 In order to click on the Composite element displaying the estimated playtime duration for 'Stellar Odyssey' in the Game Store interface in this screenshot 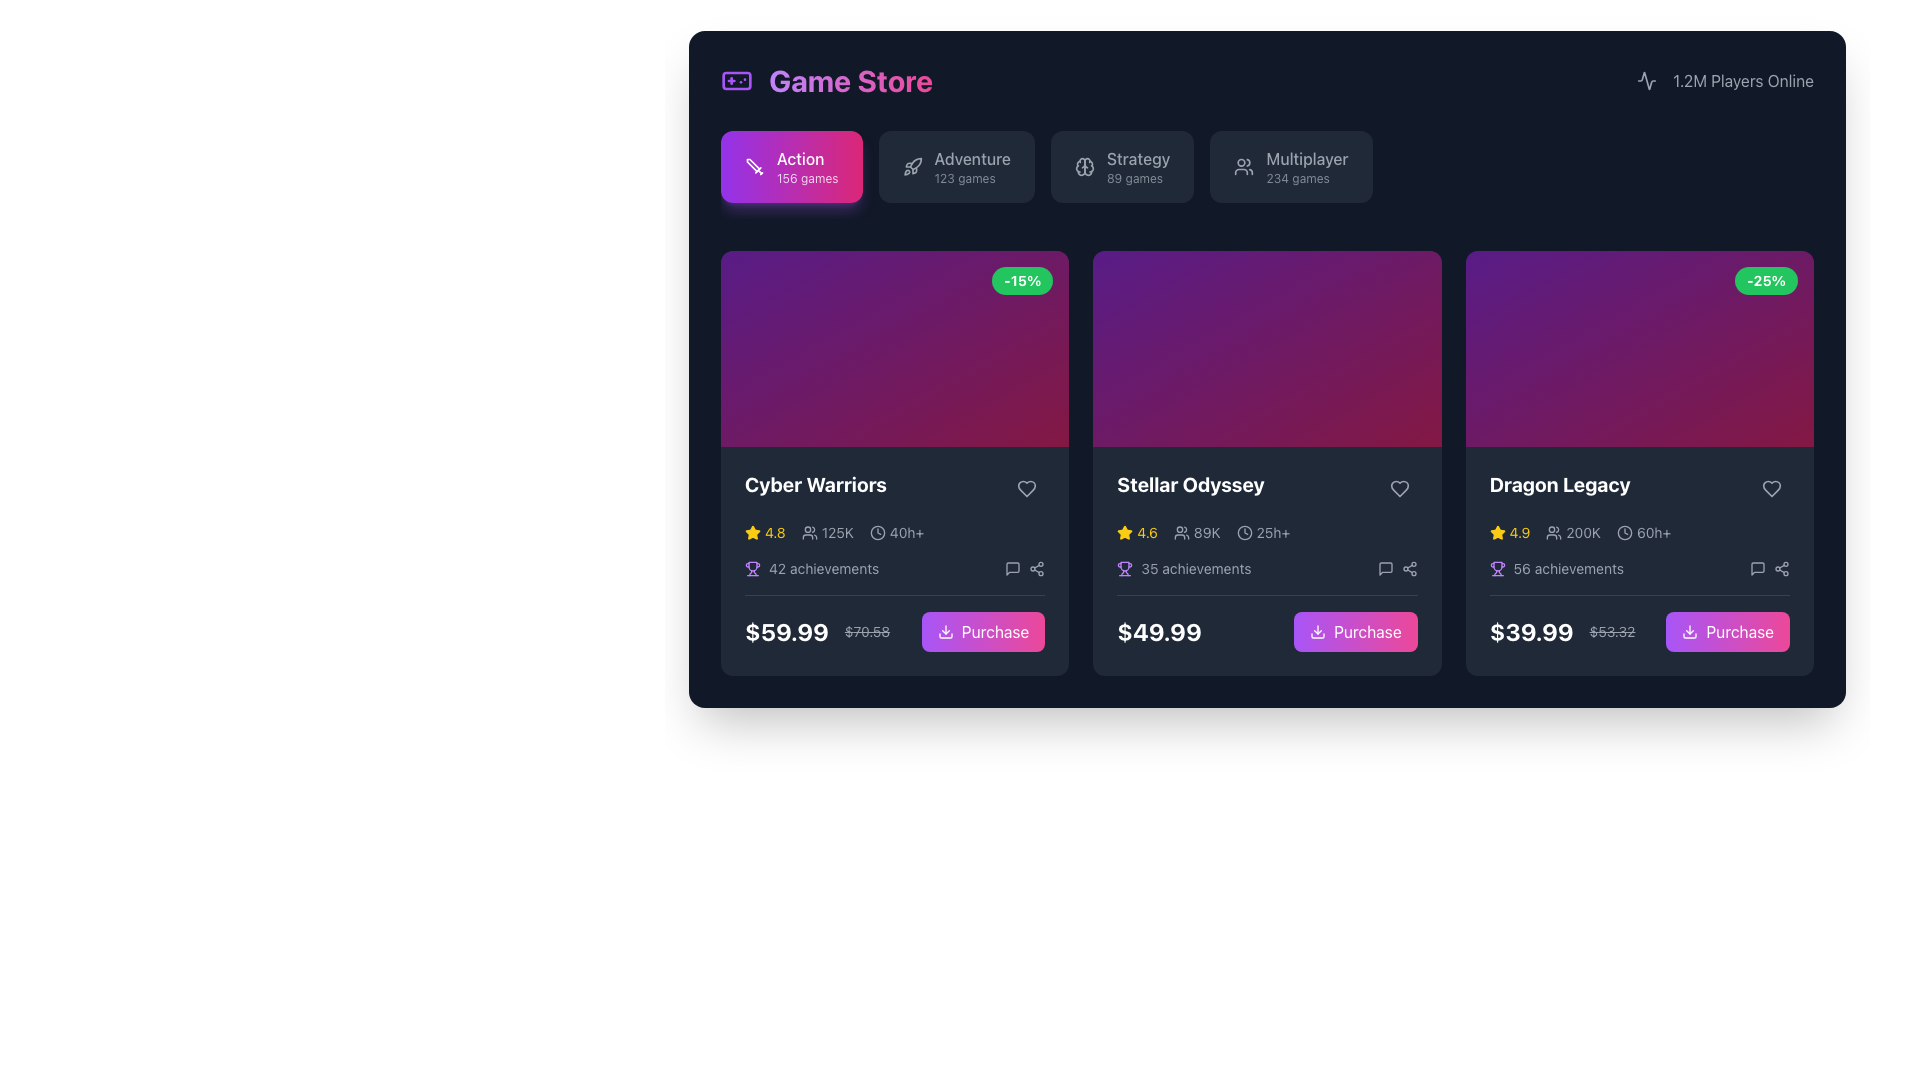, I will do `click(1262, 531)`.